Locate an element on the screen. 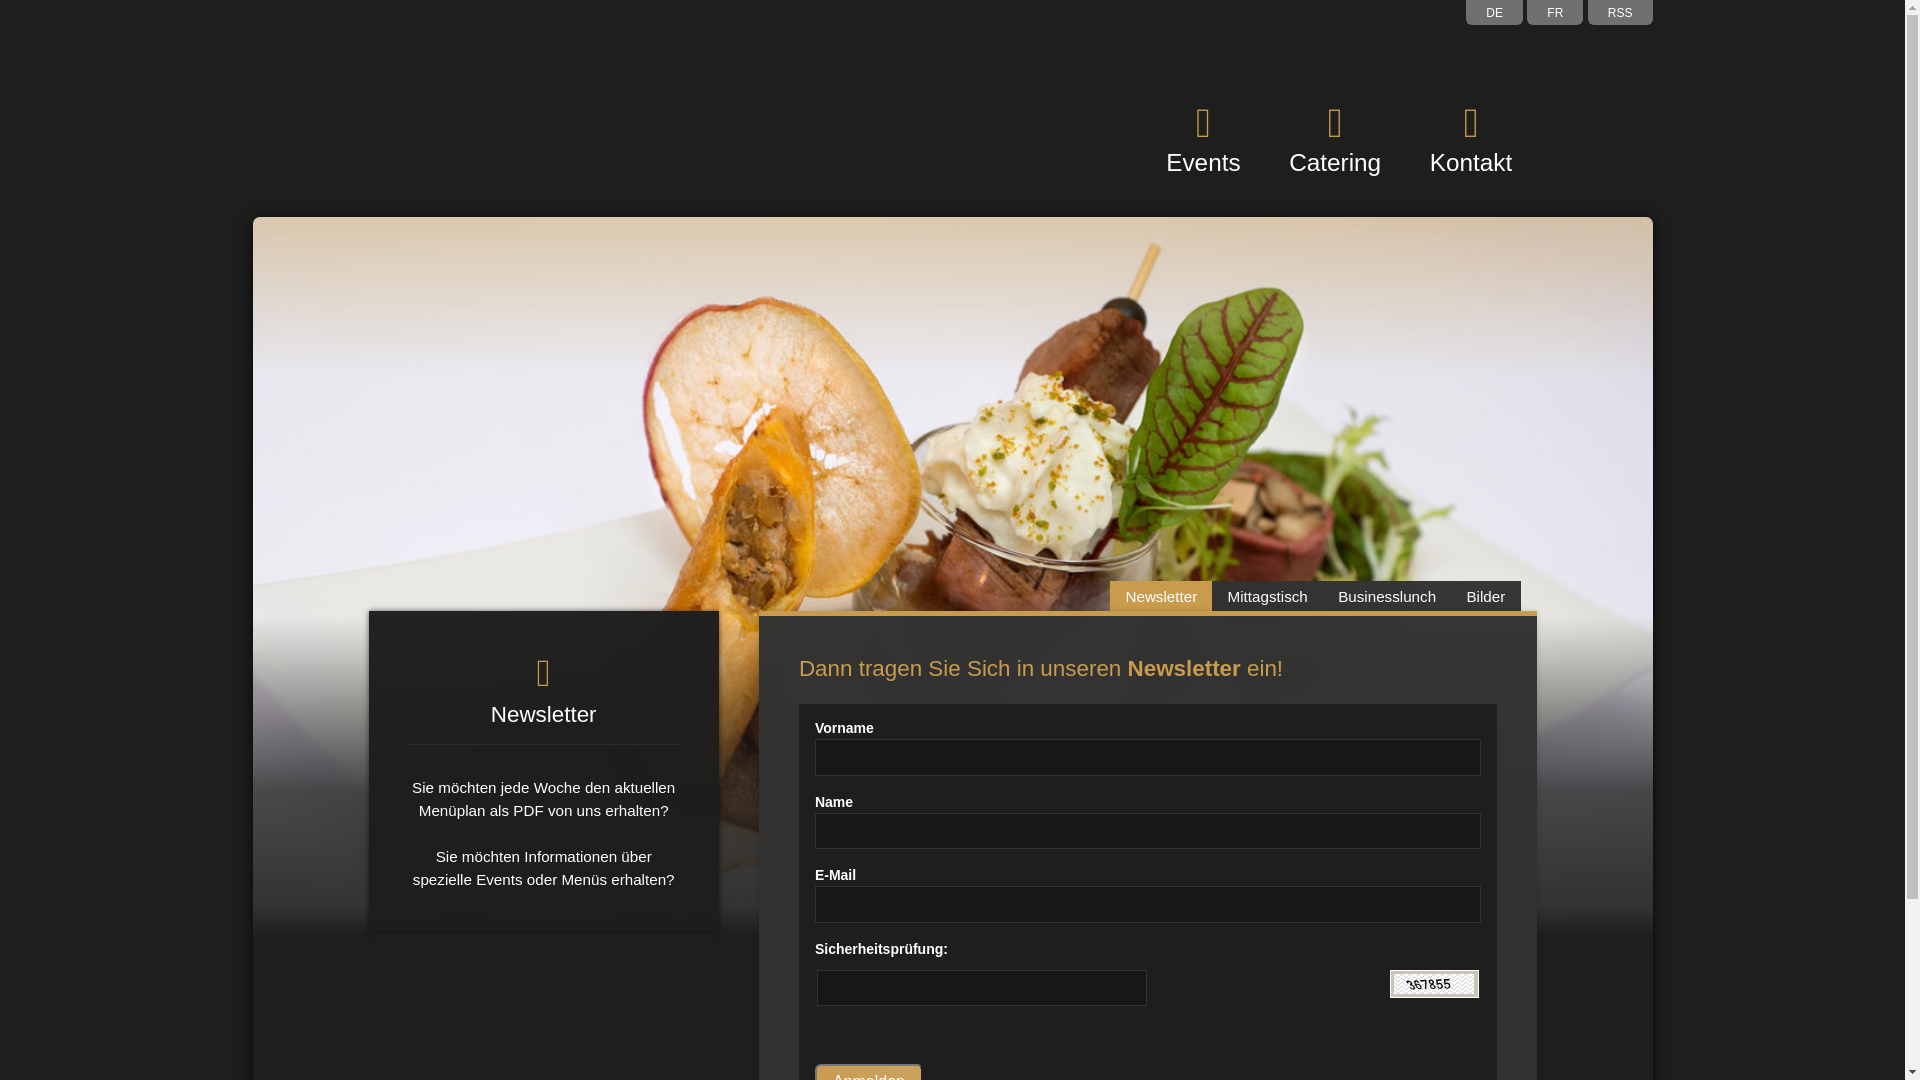 Image resolution: width=1920 pixels, height=1080 pixels. 'RSS' is located at coordinates (1620, 12).